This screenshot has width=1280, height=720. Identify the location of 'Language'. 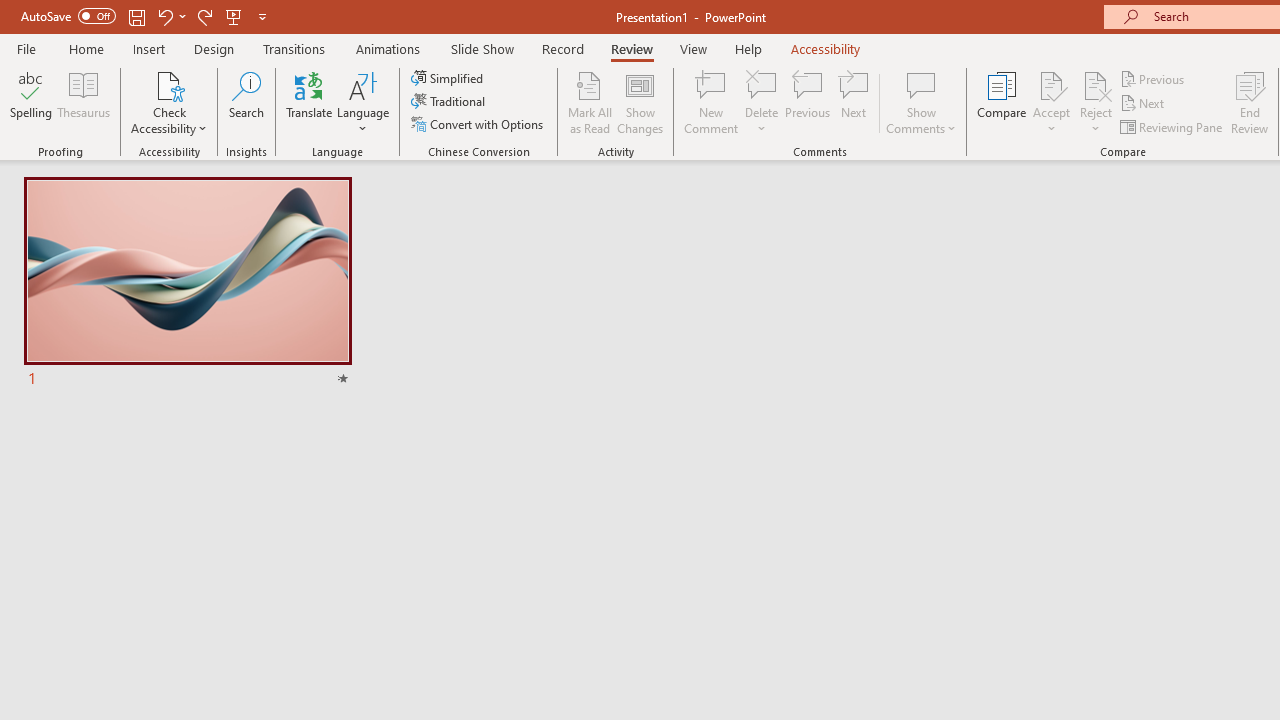
(363, 103).